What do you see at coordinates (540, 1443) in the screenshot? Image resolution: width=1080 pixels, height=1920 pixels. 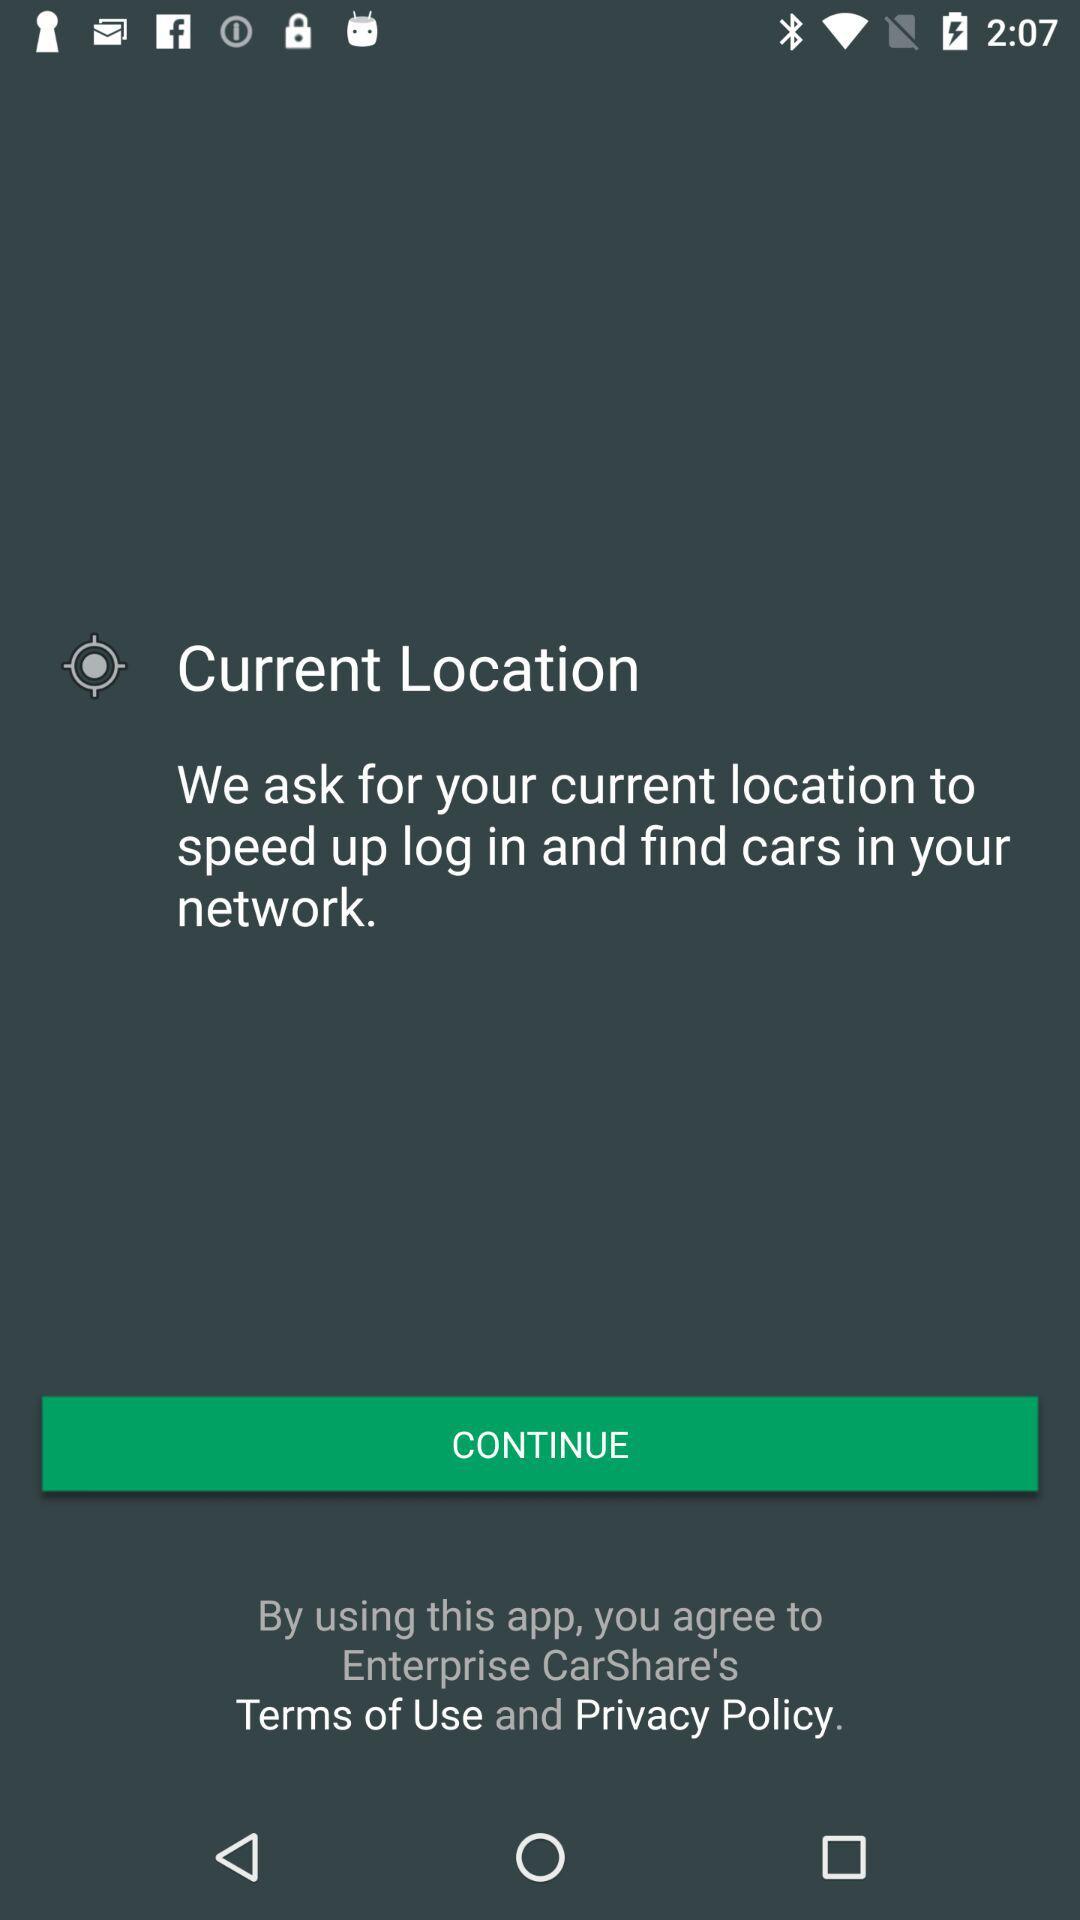 I see `the continue` at bounding box center [540, 1443].